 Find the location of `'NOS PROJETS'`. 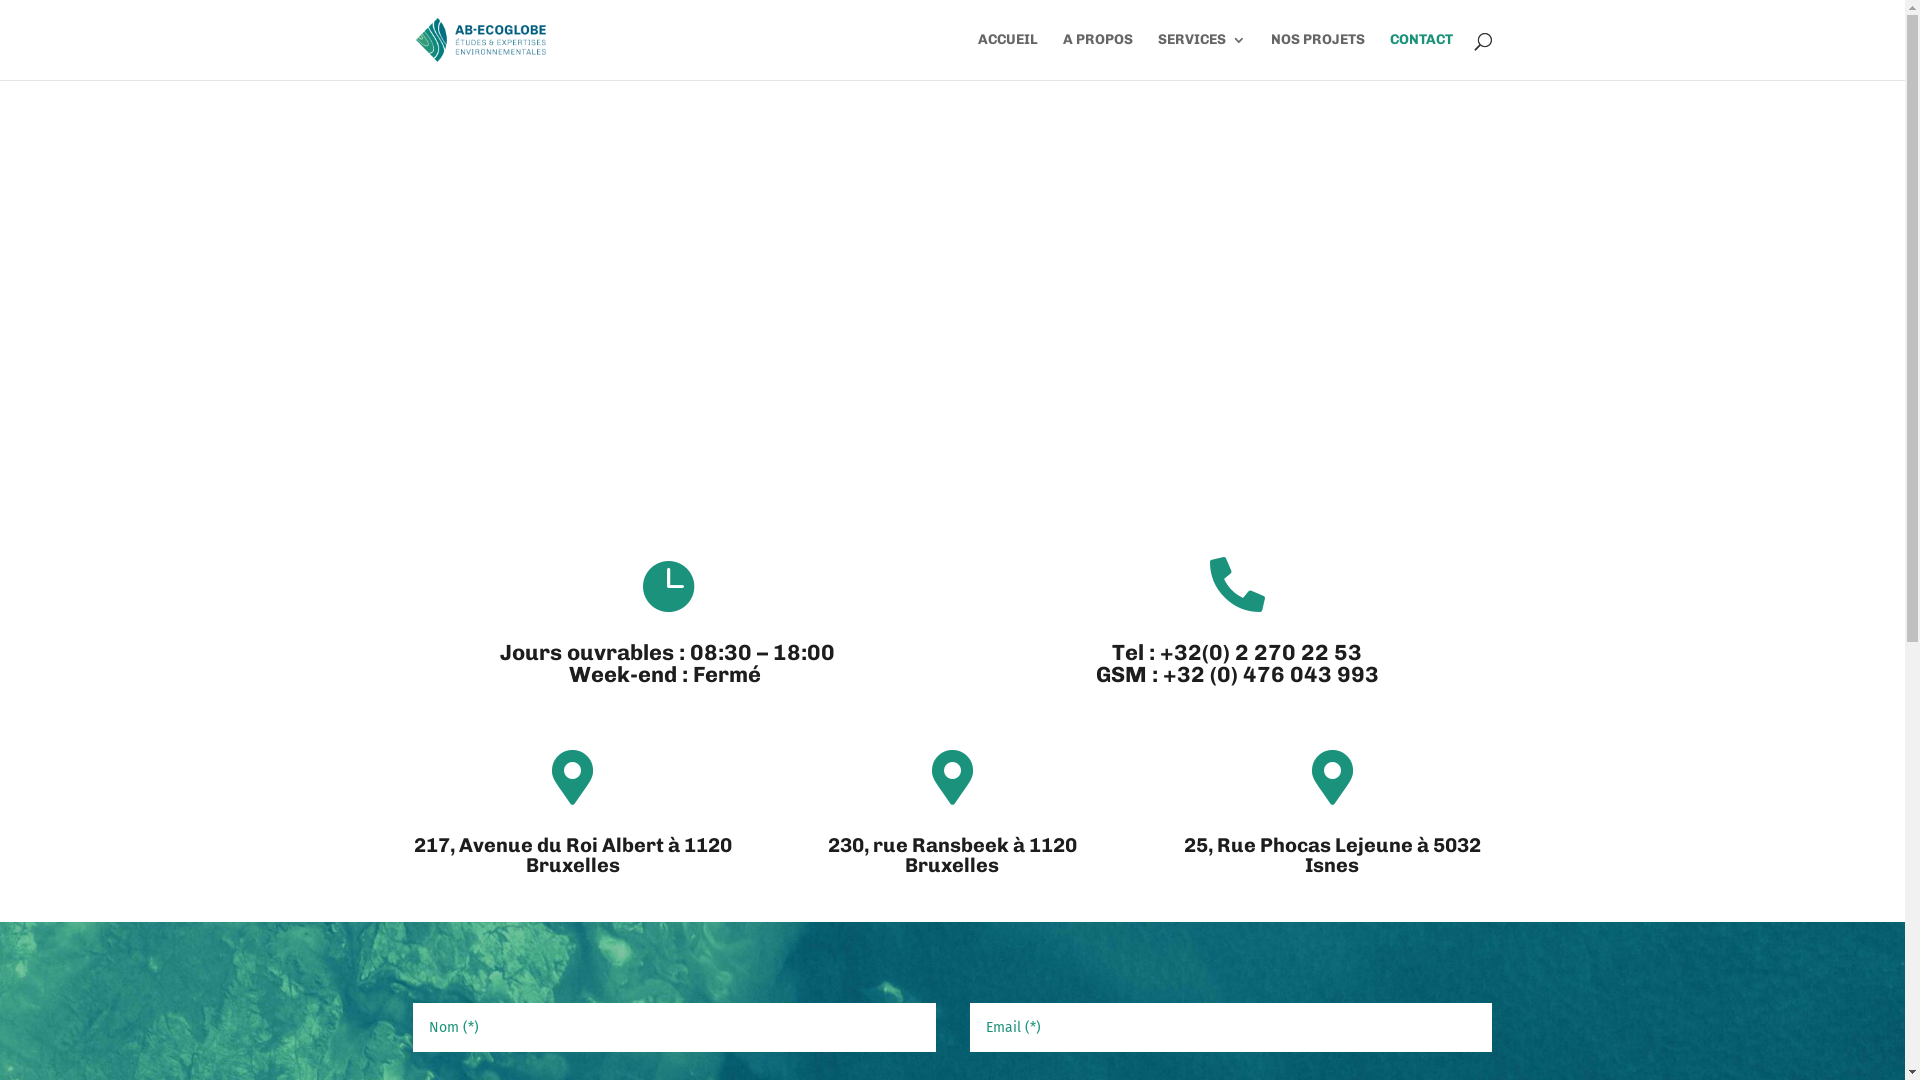

'NOS PROJETS' is located at coordinates (1316, 55).